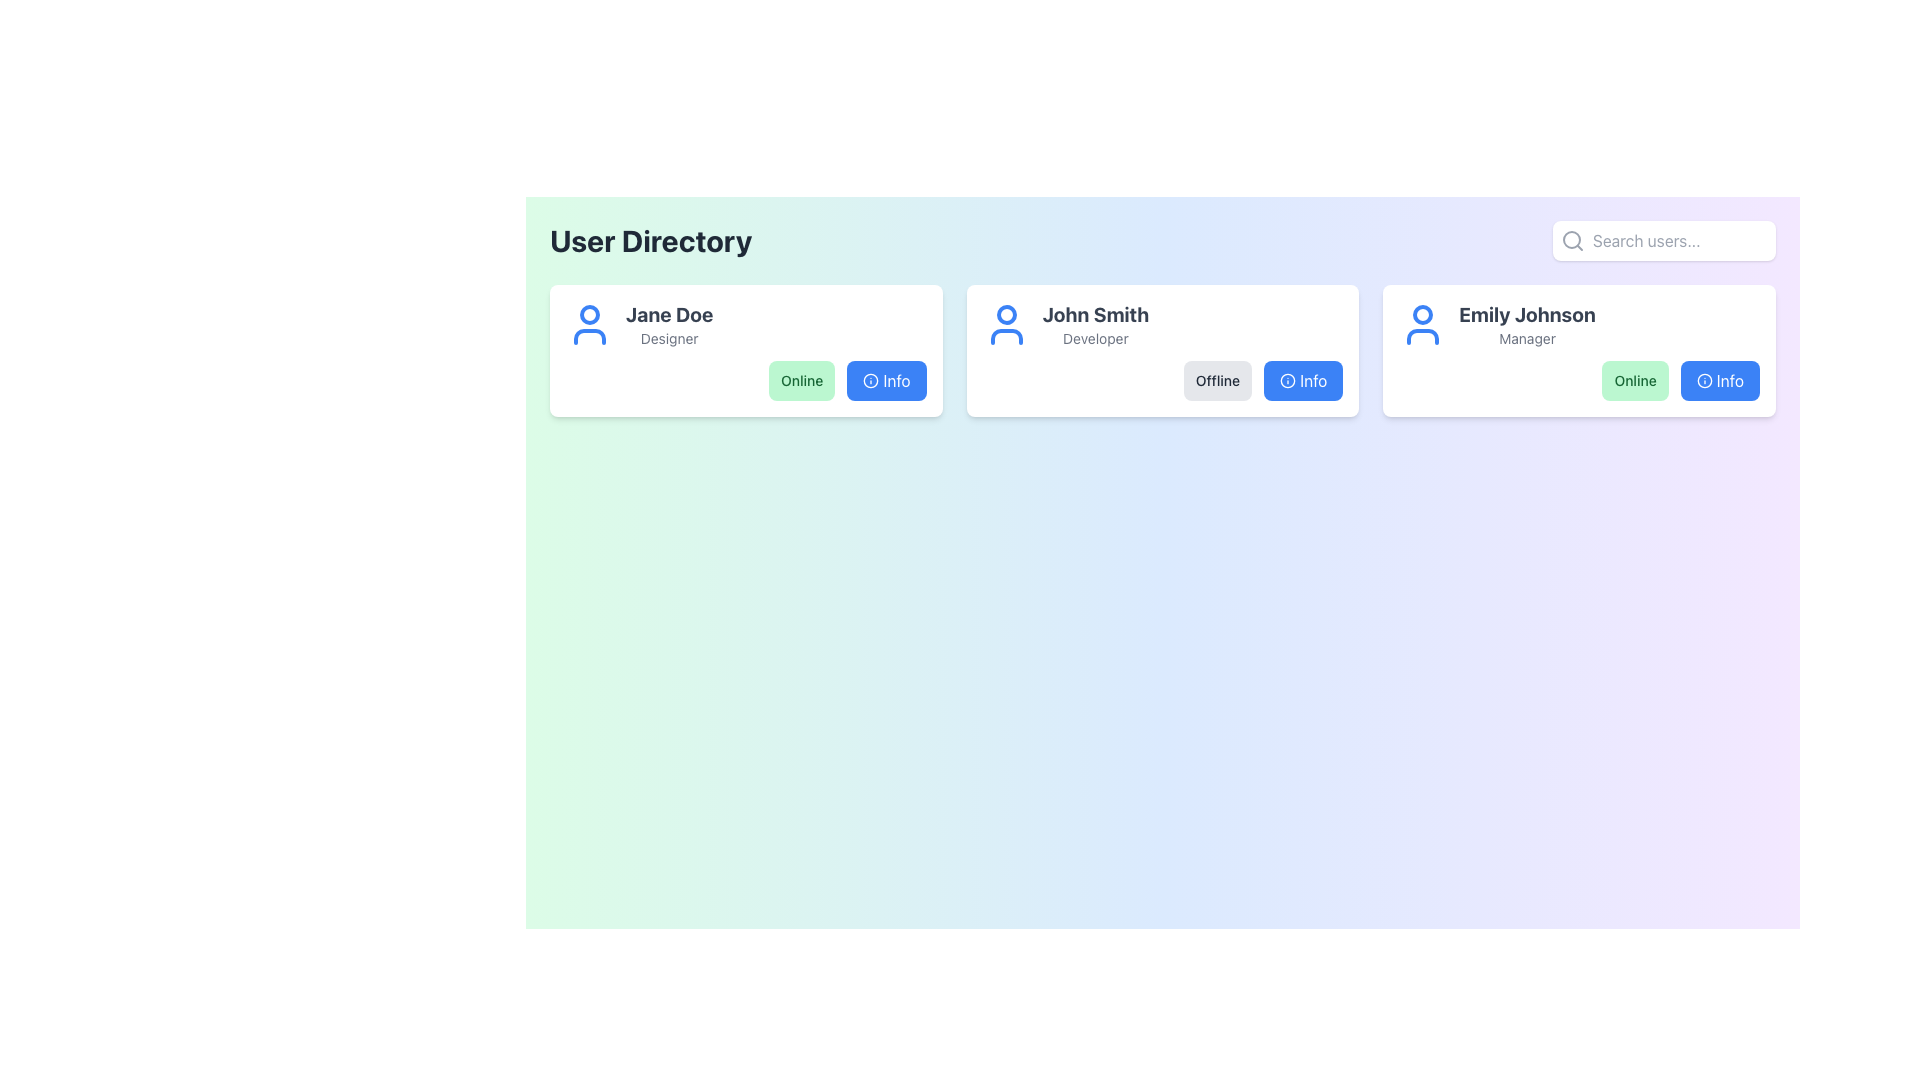 The height and width of the screenshot is (1080, 1920). I want to click on the 'Info' icon located to the right of the 'Offline' button within the user information card for 'John Smith' for accessibility purposes, so click(1288, 381).